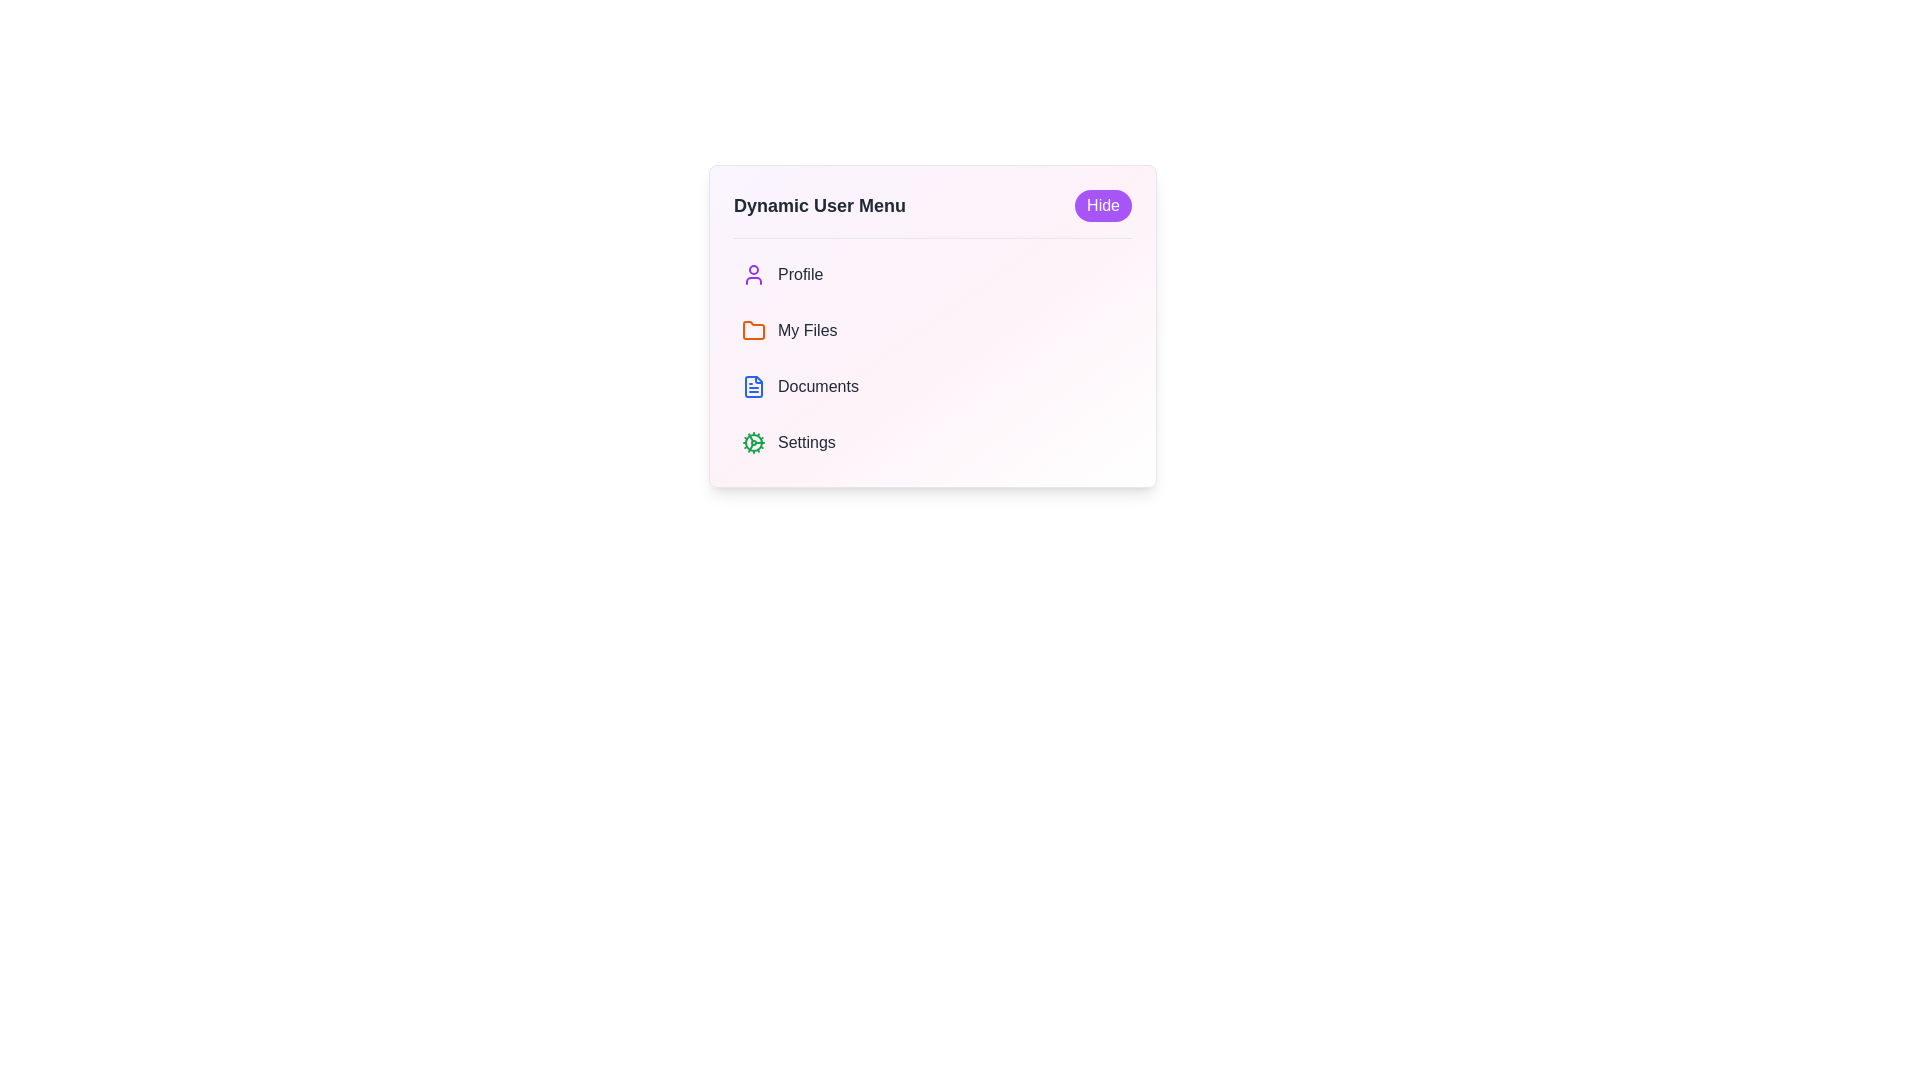 The width and height of the screenshot is (1920, 1080). I want to click on the 'Profile' option text label located immediately below the 'Dynamic User Menu' heading, so click(800, 274).